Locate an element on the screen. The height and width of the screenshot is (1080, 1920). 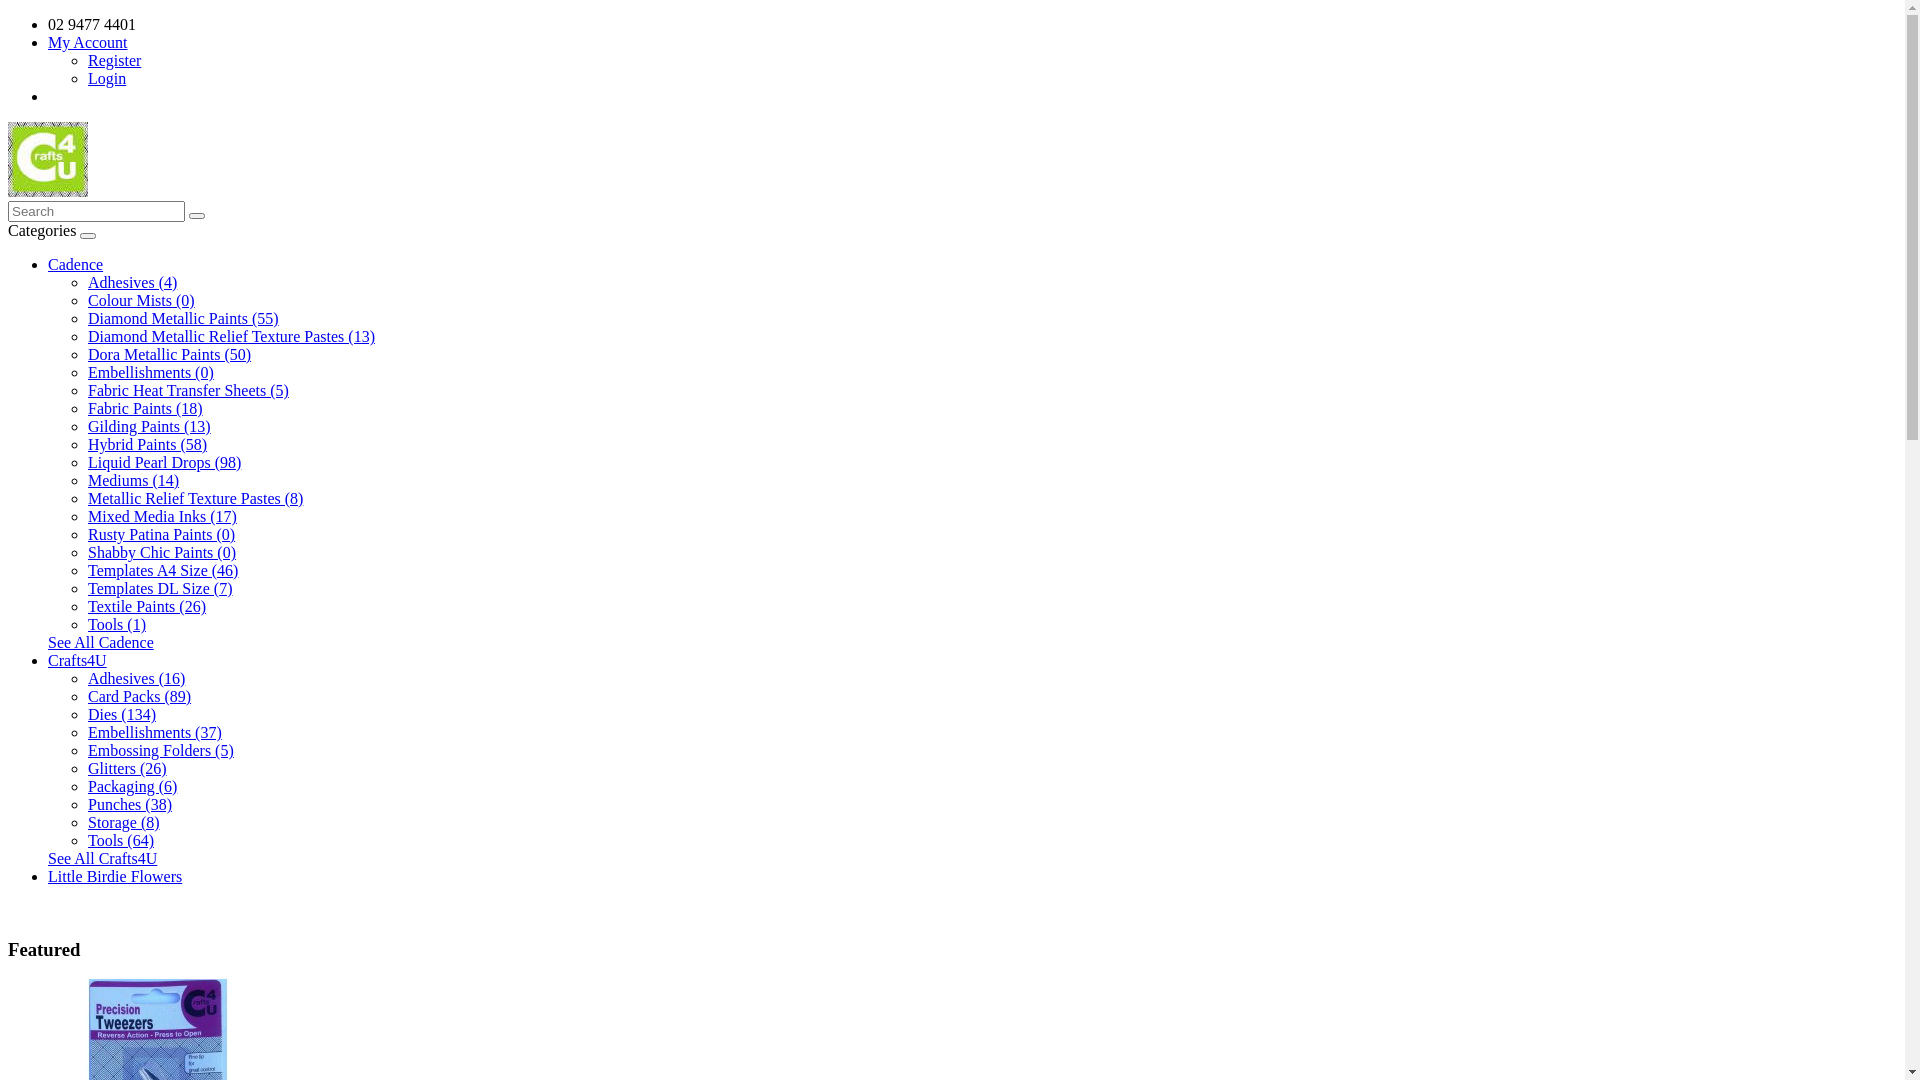
'Embellishments (37)' is located at coordinates (153, 732).